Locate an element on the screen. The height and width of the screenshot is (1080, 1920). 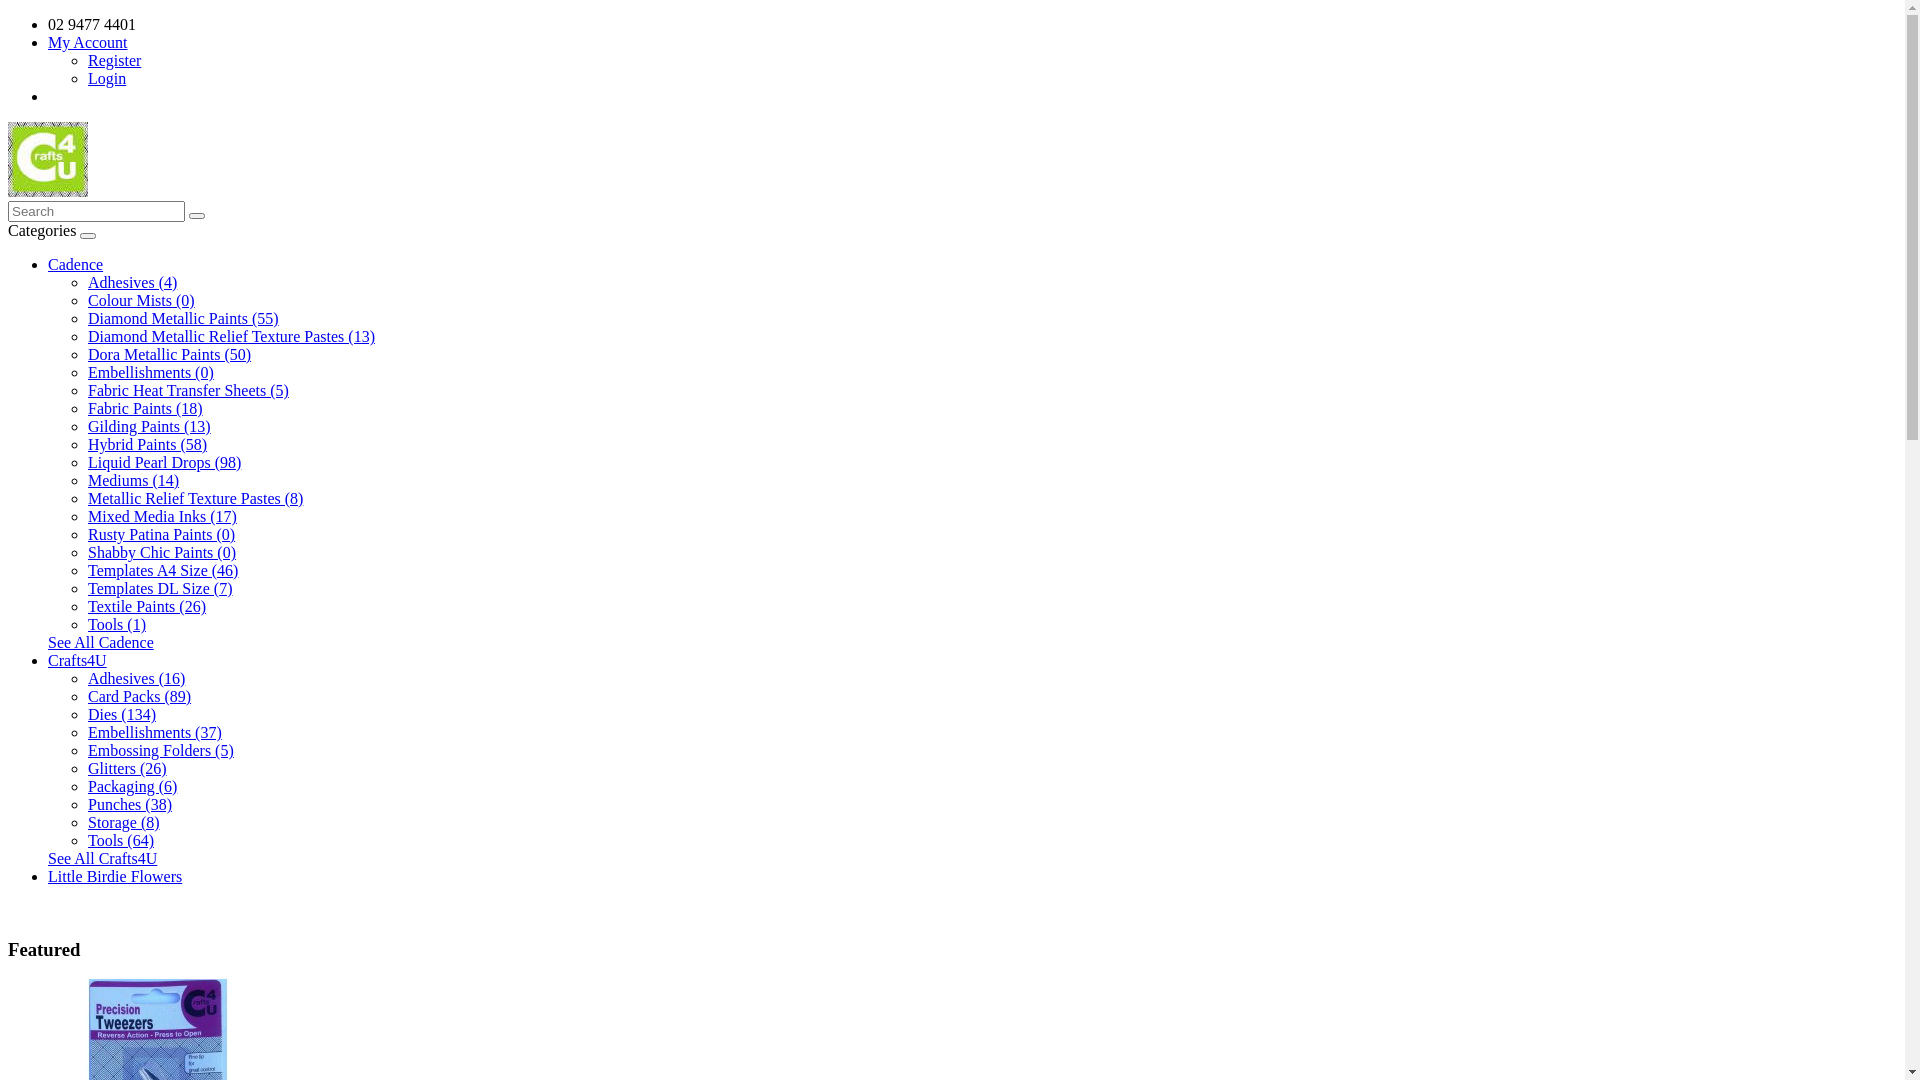
'Embellishments (37)' is located at coordinates (153, 732).